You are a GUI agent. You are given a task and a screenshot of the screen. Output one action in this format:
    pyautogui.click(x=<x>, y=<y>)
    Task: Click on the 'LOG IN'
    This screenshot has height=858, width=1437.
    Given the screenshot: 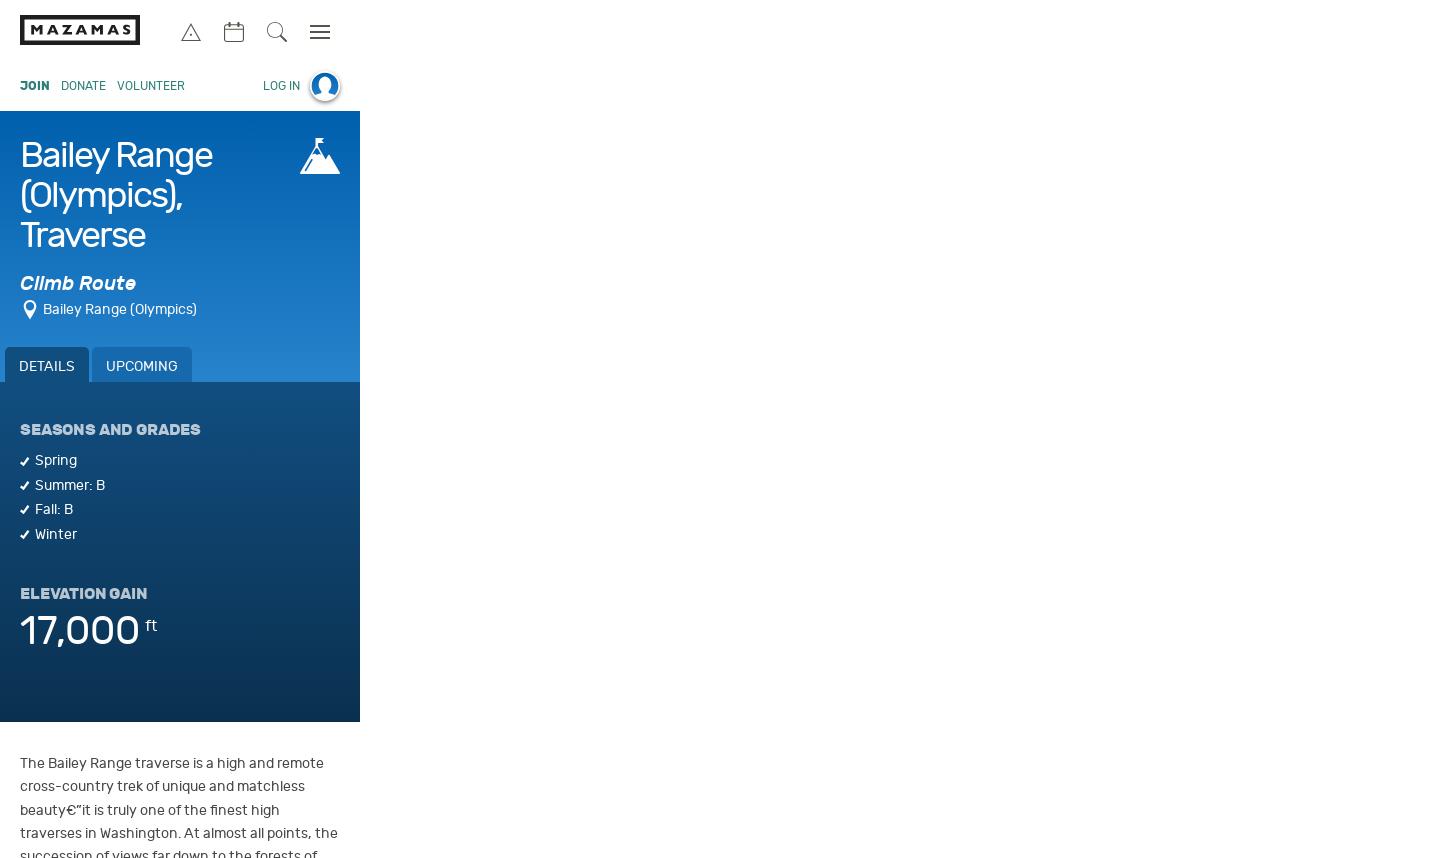 What is the action you would take?
    pyautogui.click(x=281, y=84)
    